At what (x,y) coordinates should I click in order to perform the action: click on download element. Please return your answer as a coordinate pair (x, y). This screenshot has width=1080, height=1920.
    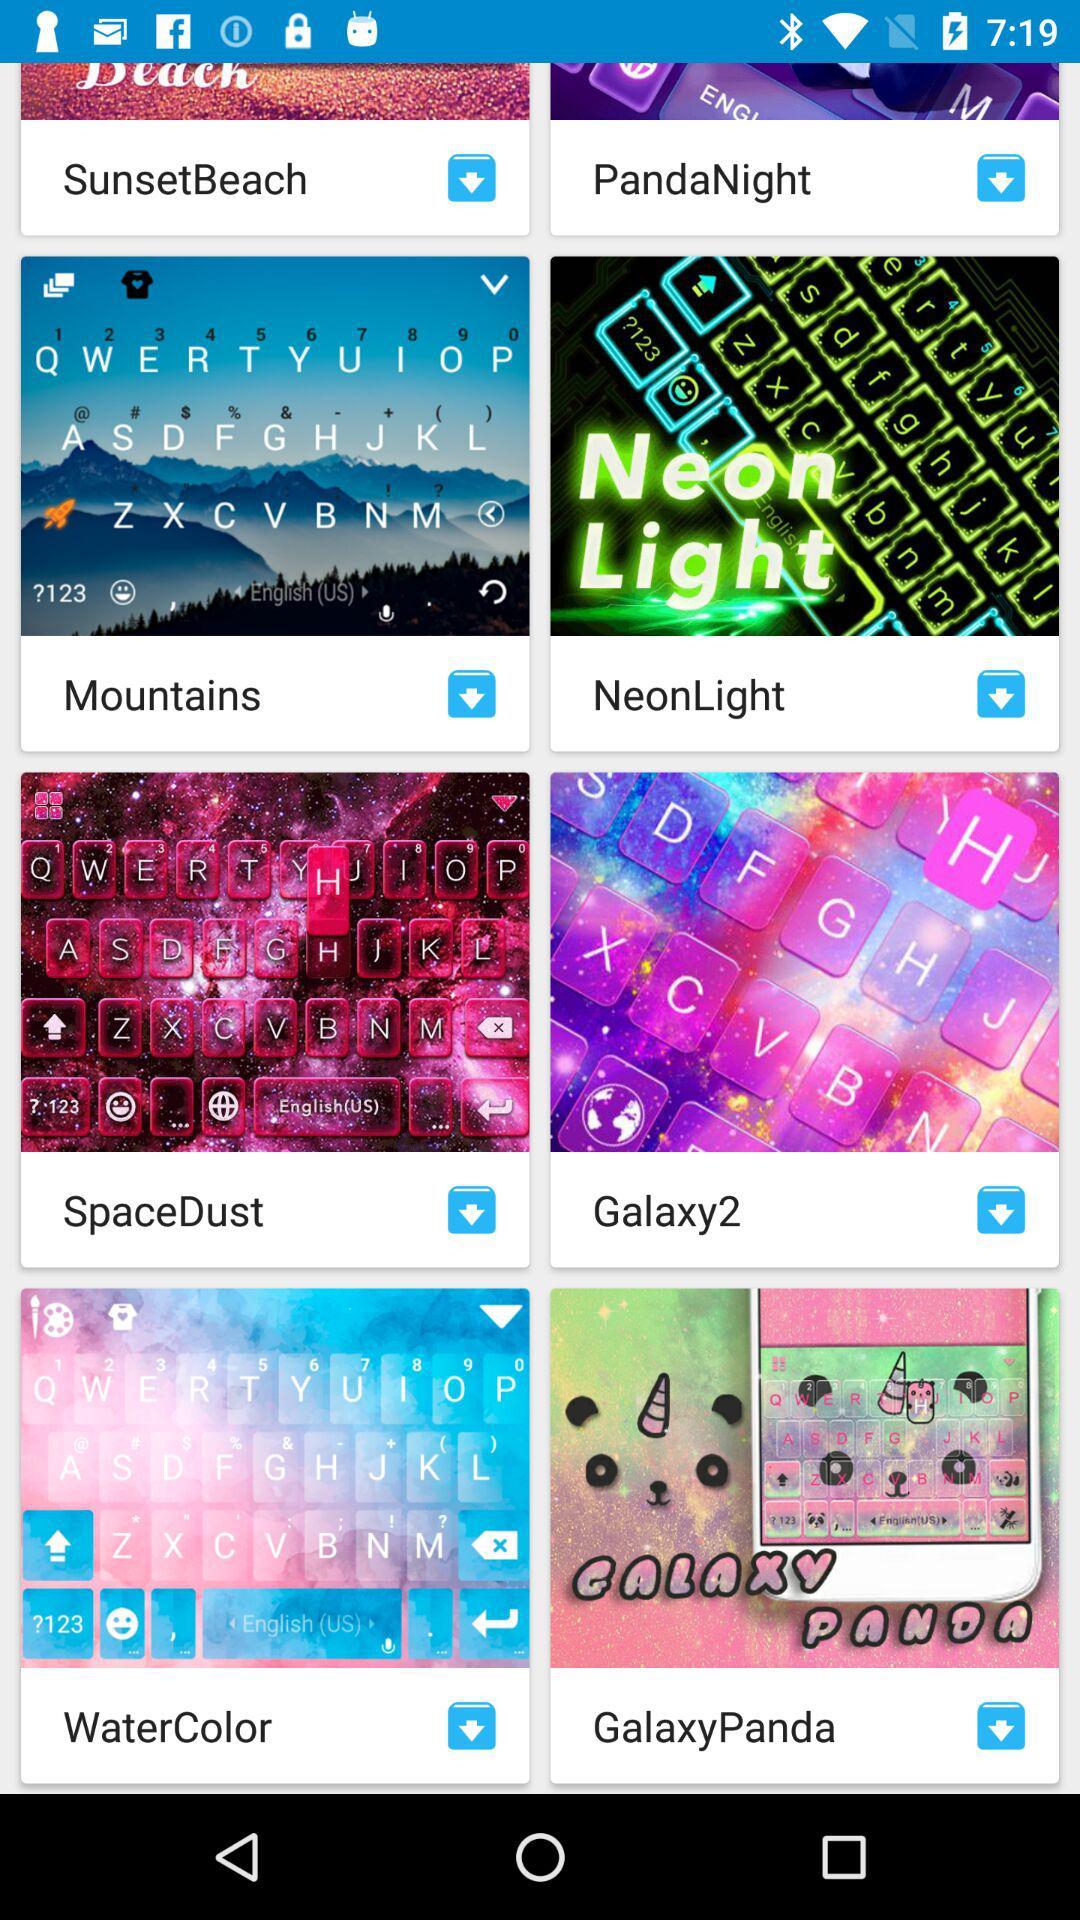
    Looking at the image, I should click on (1001, 1208).